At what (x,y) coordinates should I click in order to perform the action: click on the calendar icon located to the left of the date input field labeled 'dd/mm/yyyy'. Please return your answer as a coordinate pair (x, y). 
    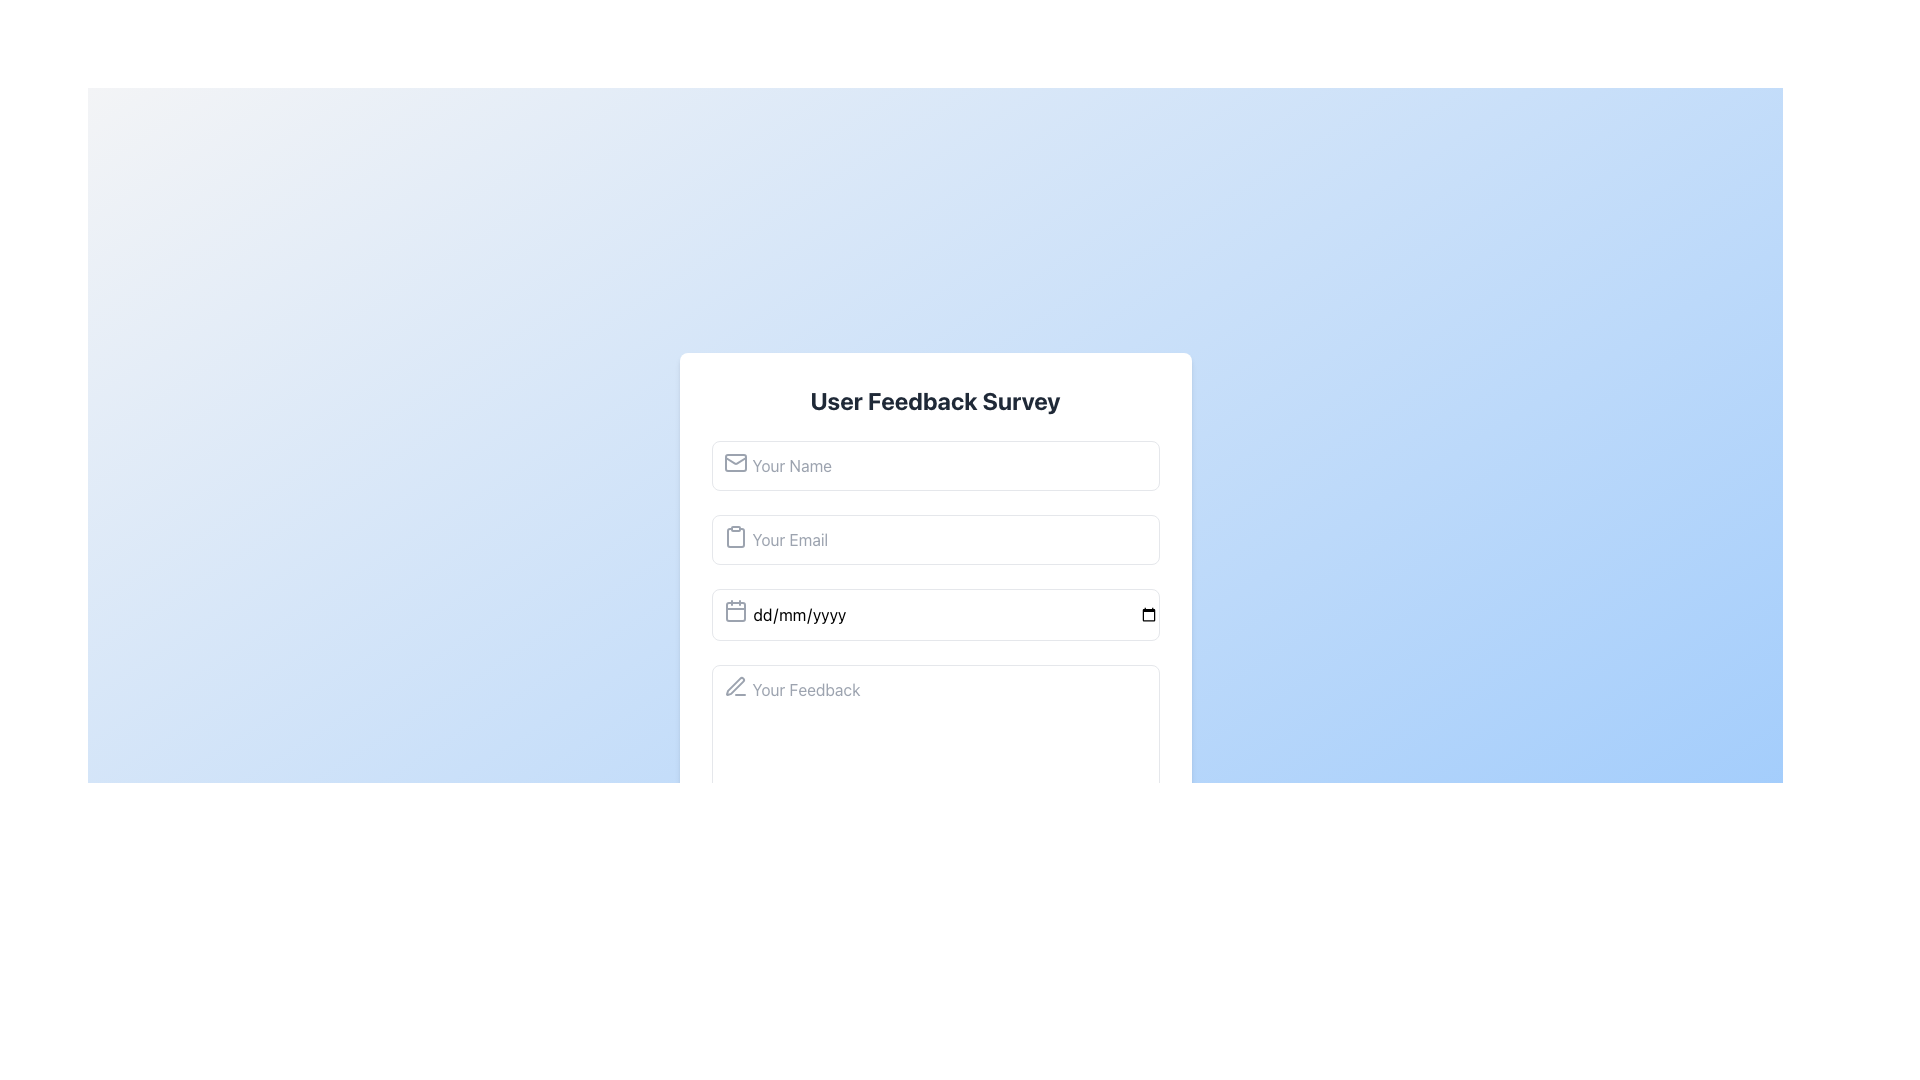
    Looking at the image, I should click on (734, 609).